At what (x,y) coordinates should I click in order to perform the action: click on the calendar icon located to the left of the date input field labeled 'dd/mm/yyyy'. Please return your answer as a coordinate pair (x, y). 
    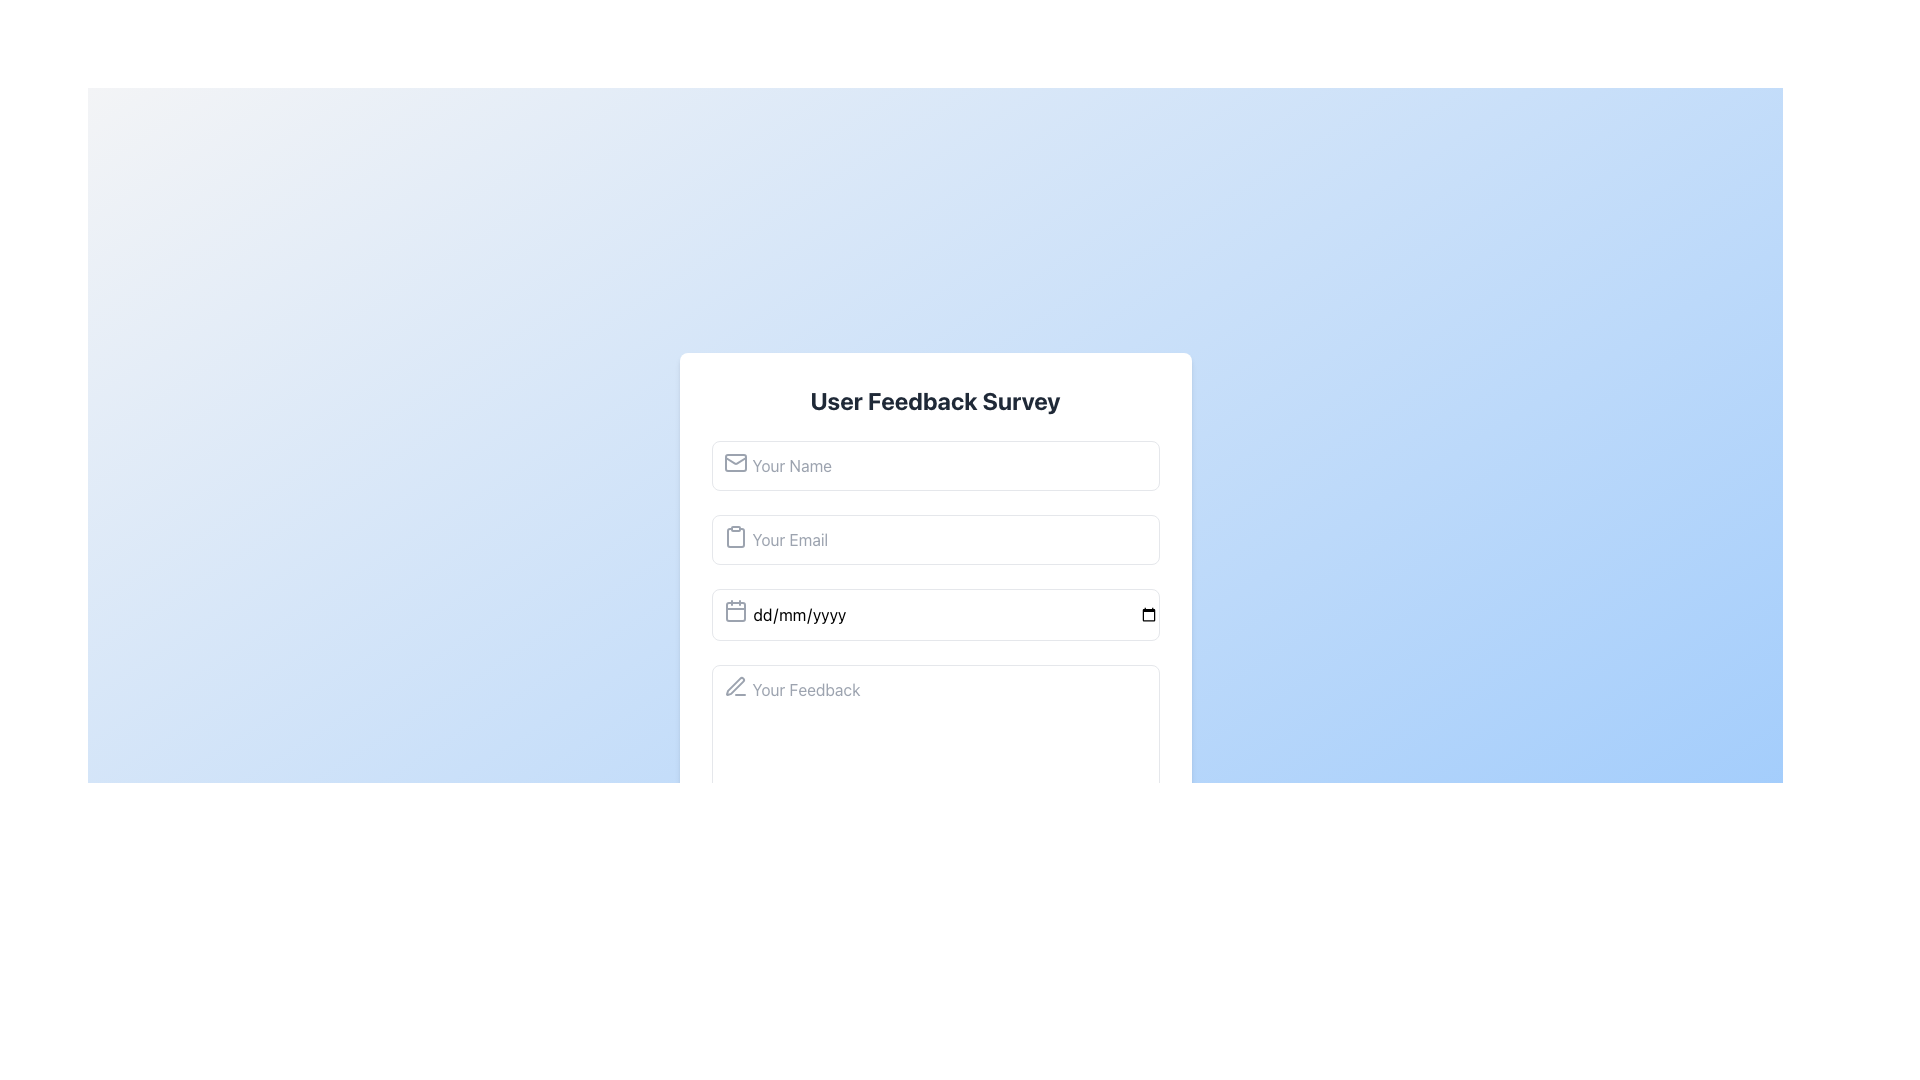
    Looking at the image, I should click on (734, 609).